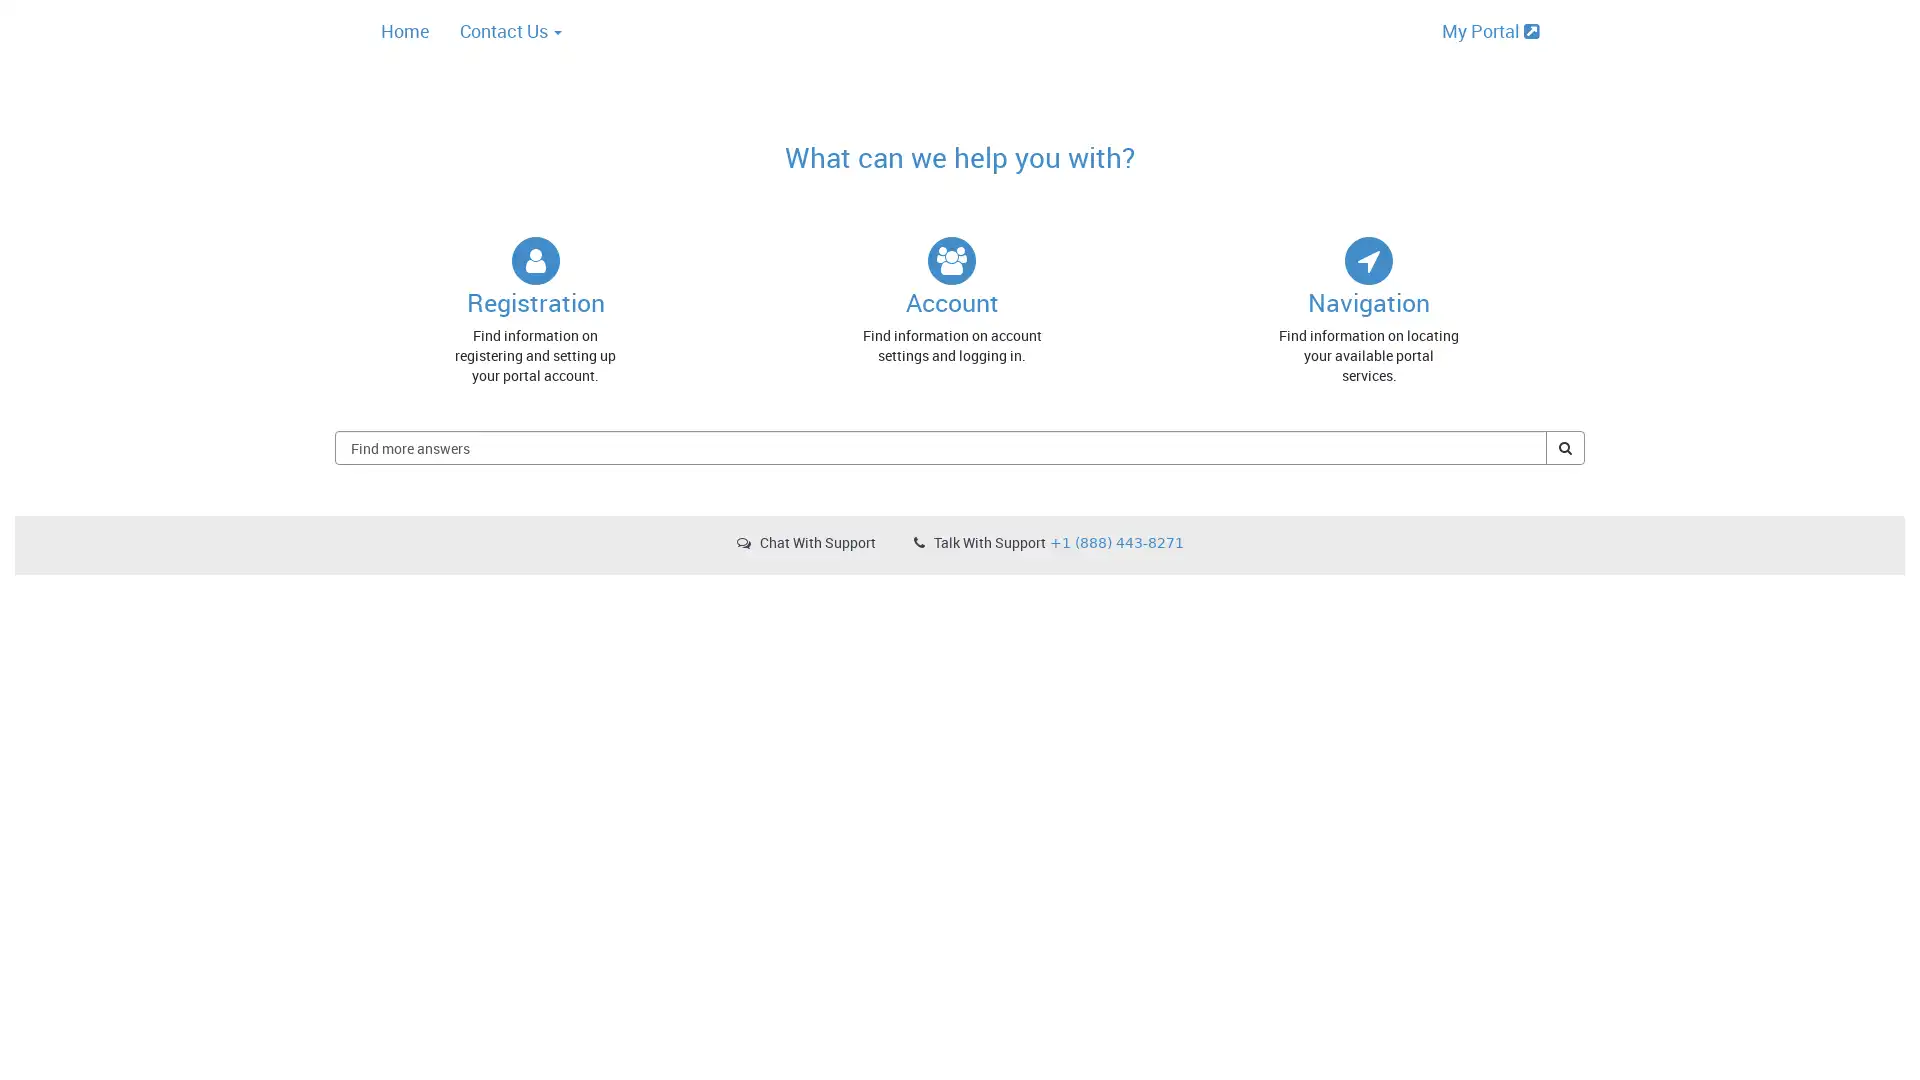 The height and width of the screenshot is (1080, 1920). Describe the element at coordinates (1564, 446) in the screenshot. I see `Find more answers` at that location.